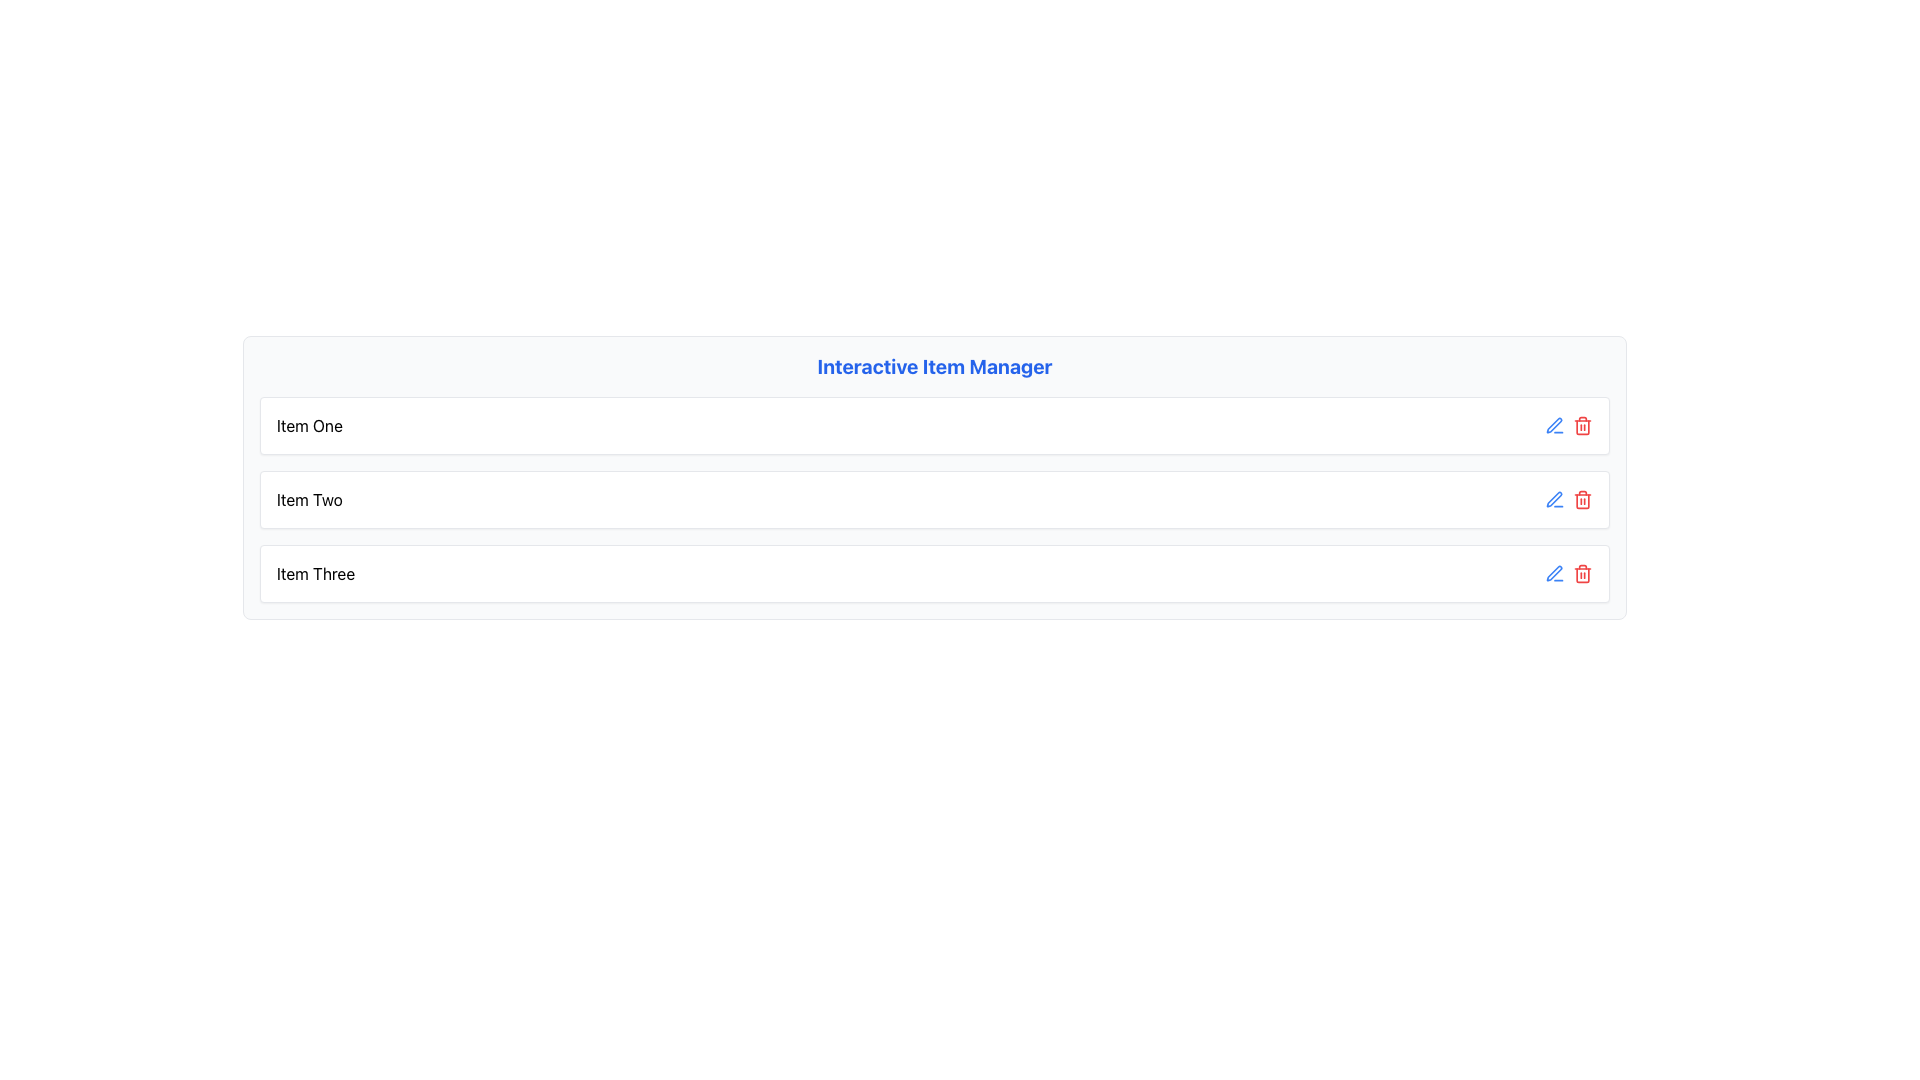  Describe the element at coordinates (934, 366) in the screenshot. I see `textual content of the text label that serves as a section title, providing context to the items listed below` at that location.